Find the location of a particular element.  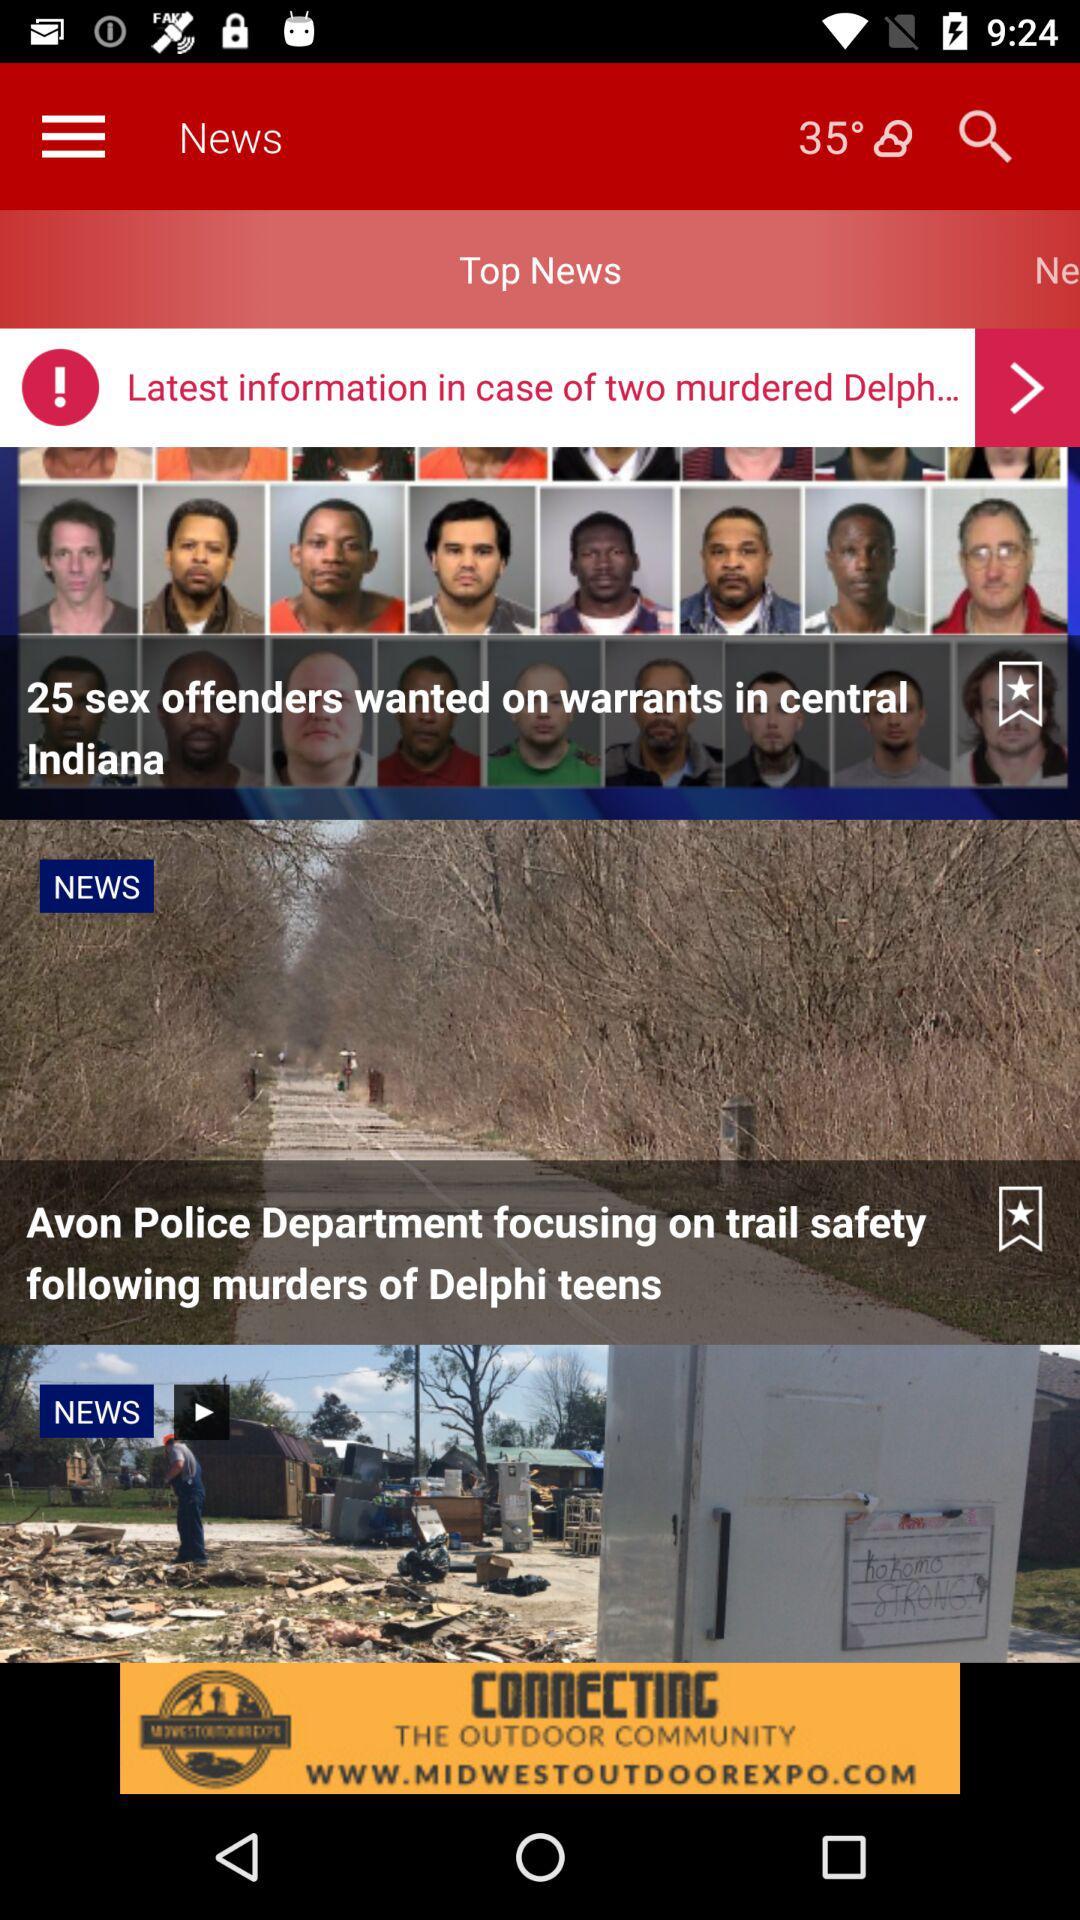

advertisement banner is located at coordinates (540, 1727).